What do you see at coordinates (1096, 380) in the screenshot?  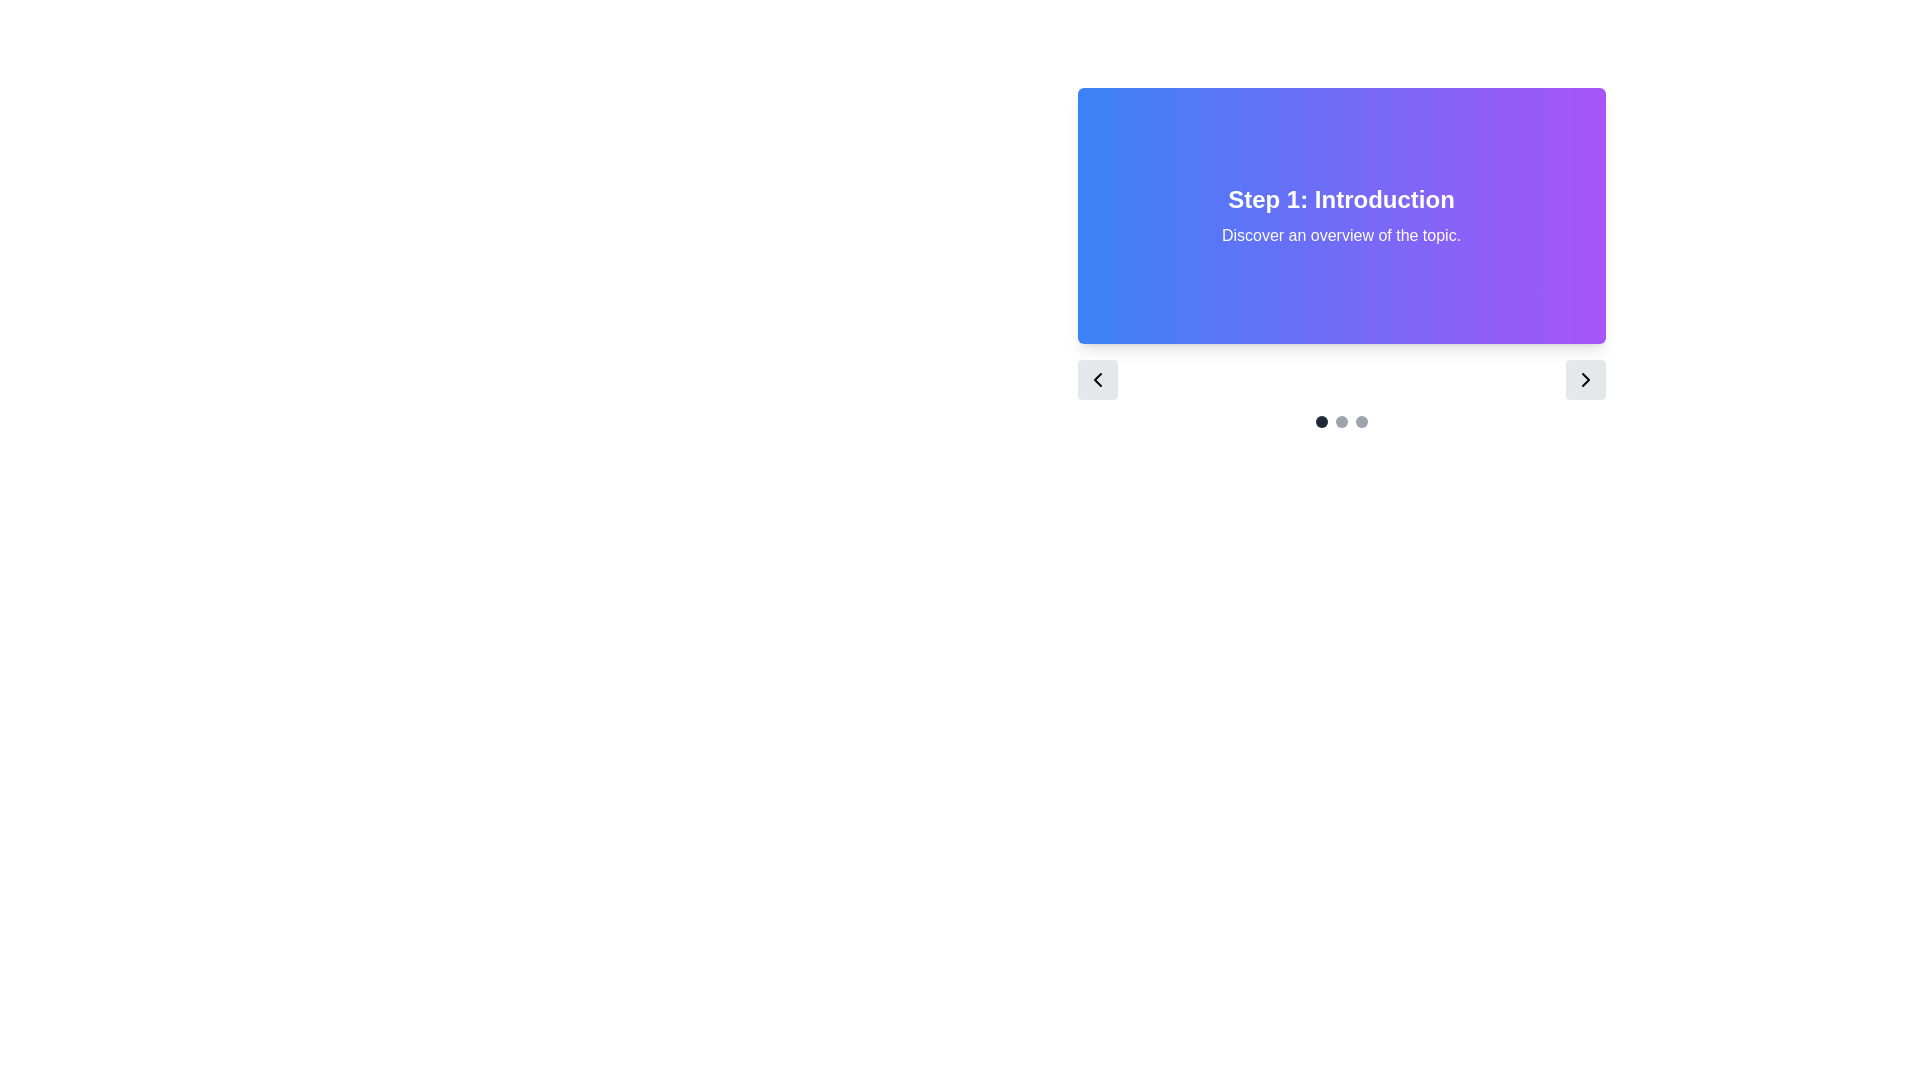 I see `the left chevron arrow icon used for navigation in the carousel beneath the 'Step 1: Introduction' card` at bounding box center [1096, 380].